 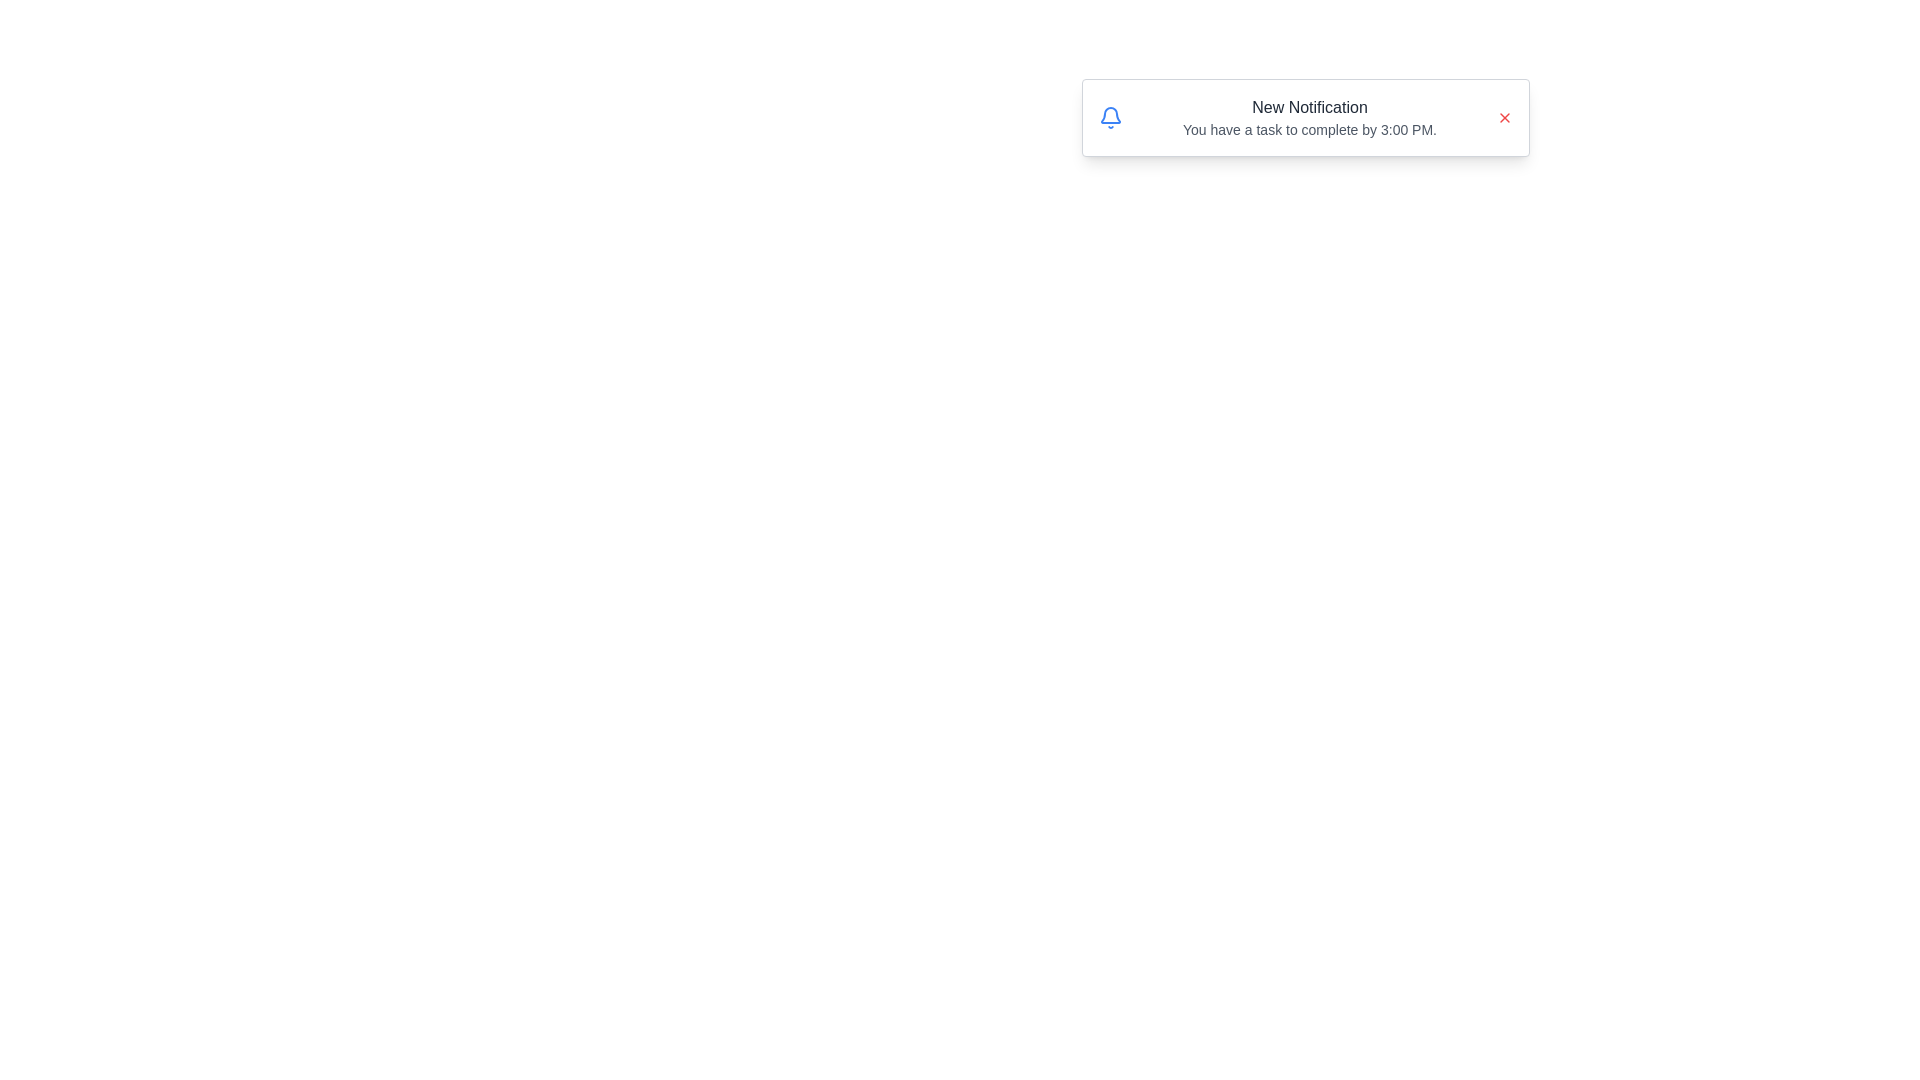 I want to click on text of the static textual label that serves as the title for the notification card, centrally aligned in the title area, so click(x=1310, y=108).